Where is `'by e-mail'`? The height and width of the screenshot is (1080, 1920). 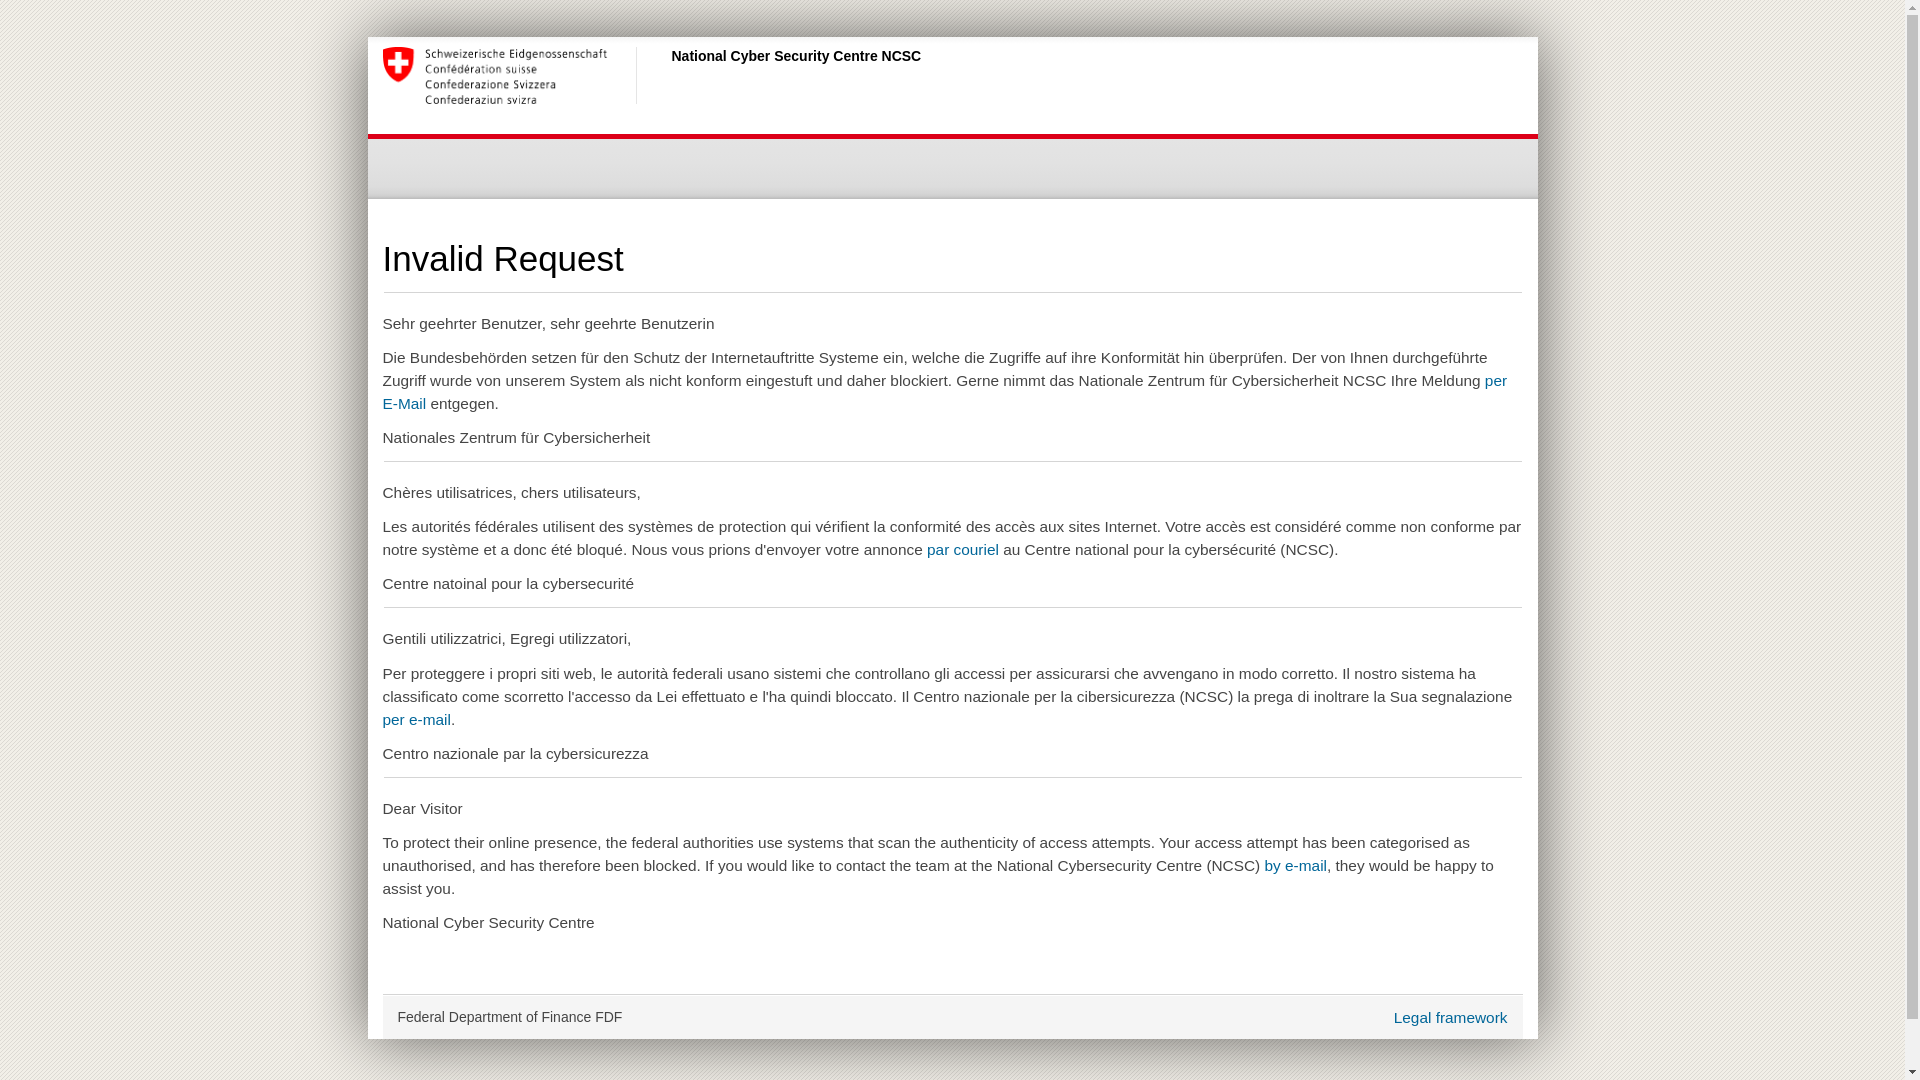
'by e-mail' is located at coordinates (1264, 864).